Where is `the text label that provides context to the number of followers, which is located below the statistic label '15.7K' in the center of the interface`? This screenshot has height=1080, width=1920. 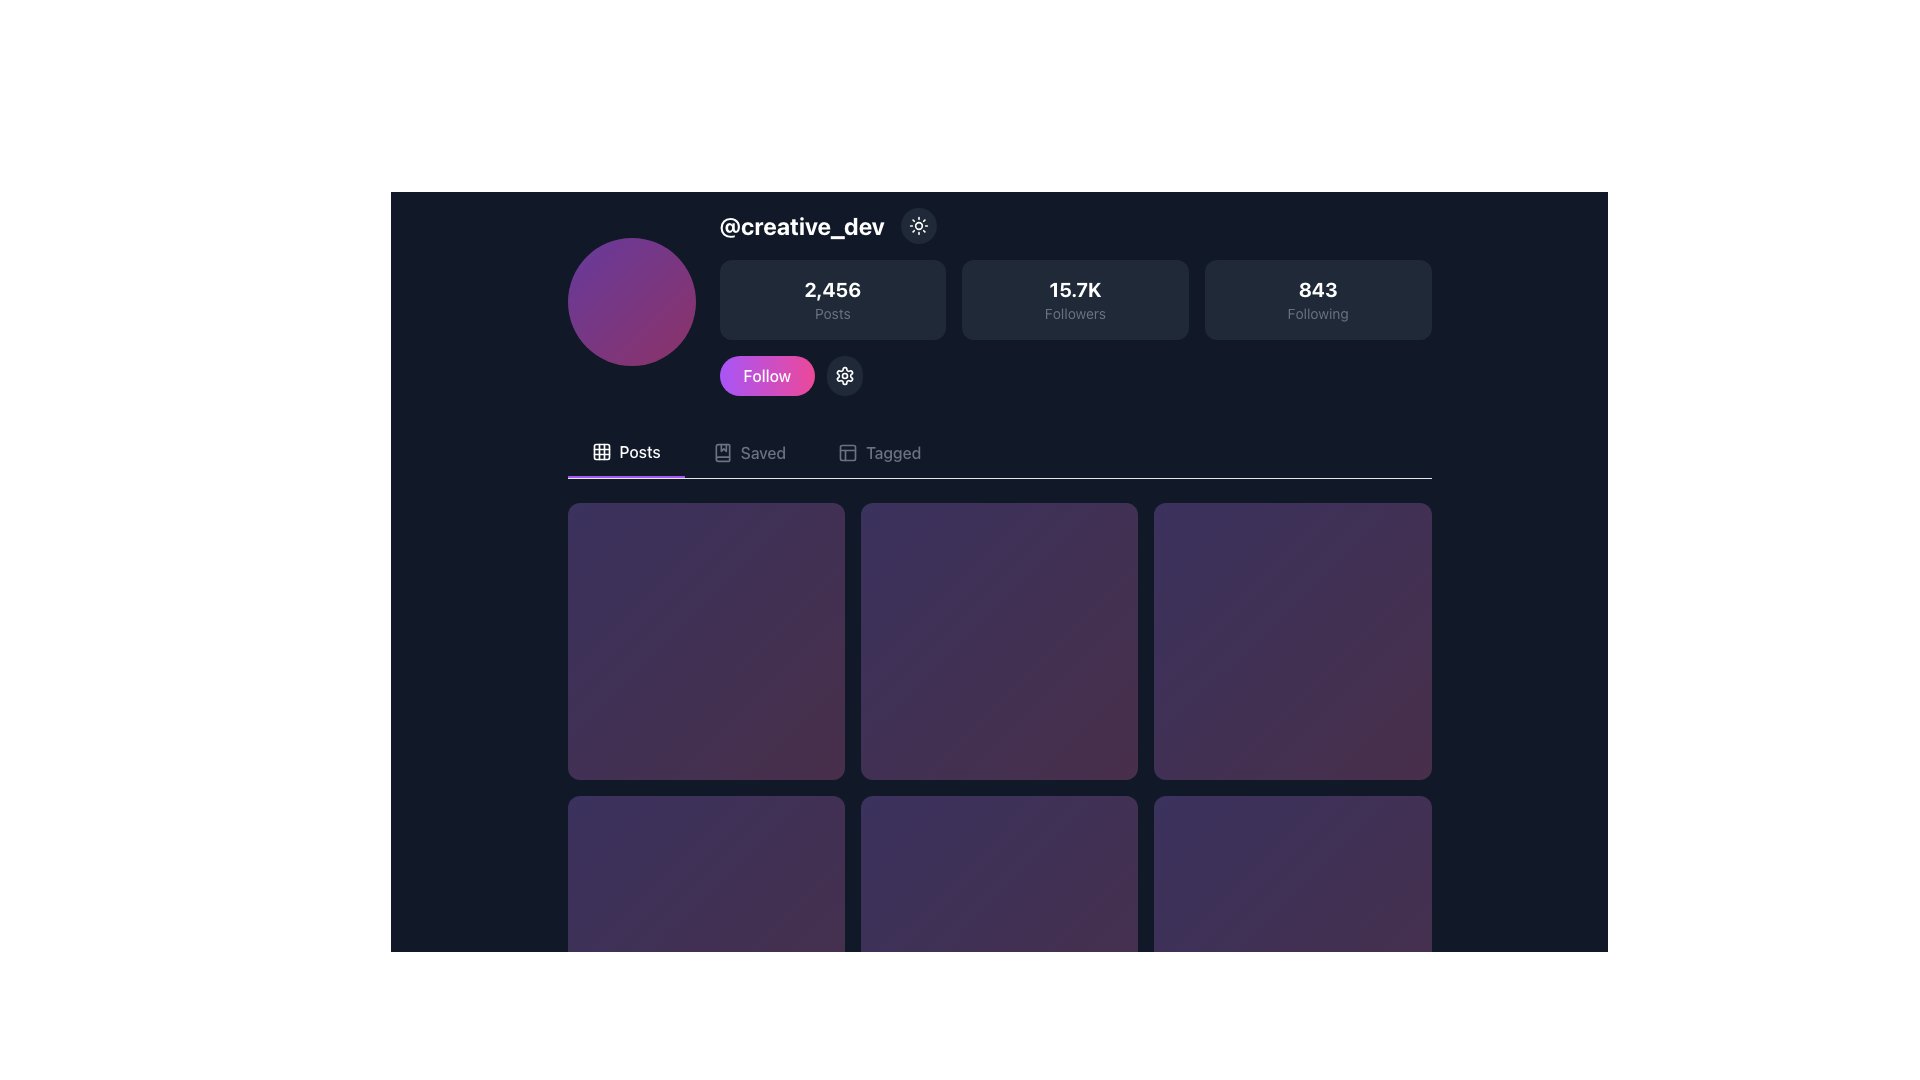
the text label that provides context to the number of followers, which is located below the statistic label '15.7K' in the center of the interface is located at coordinates (1074, 313).